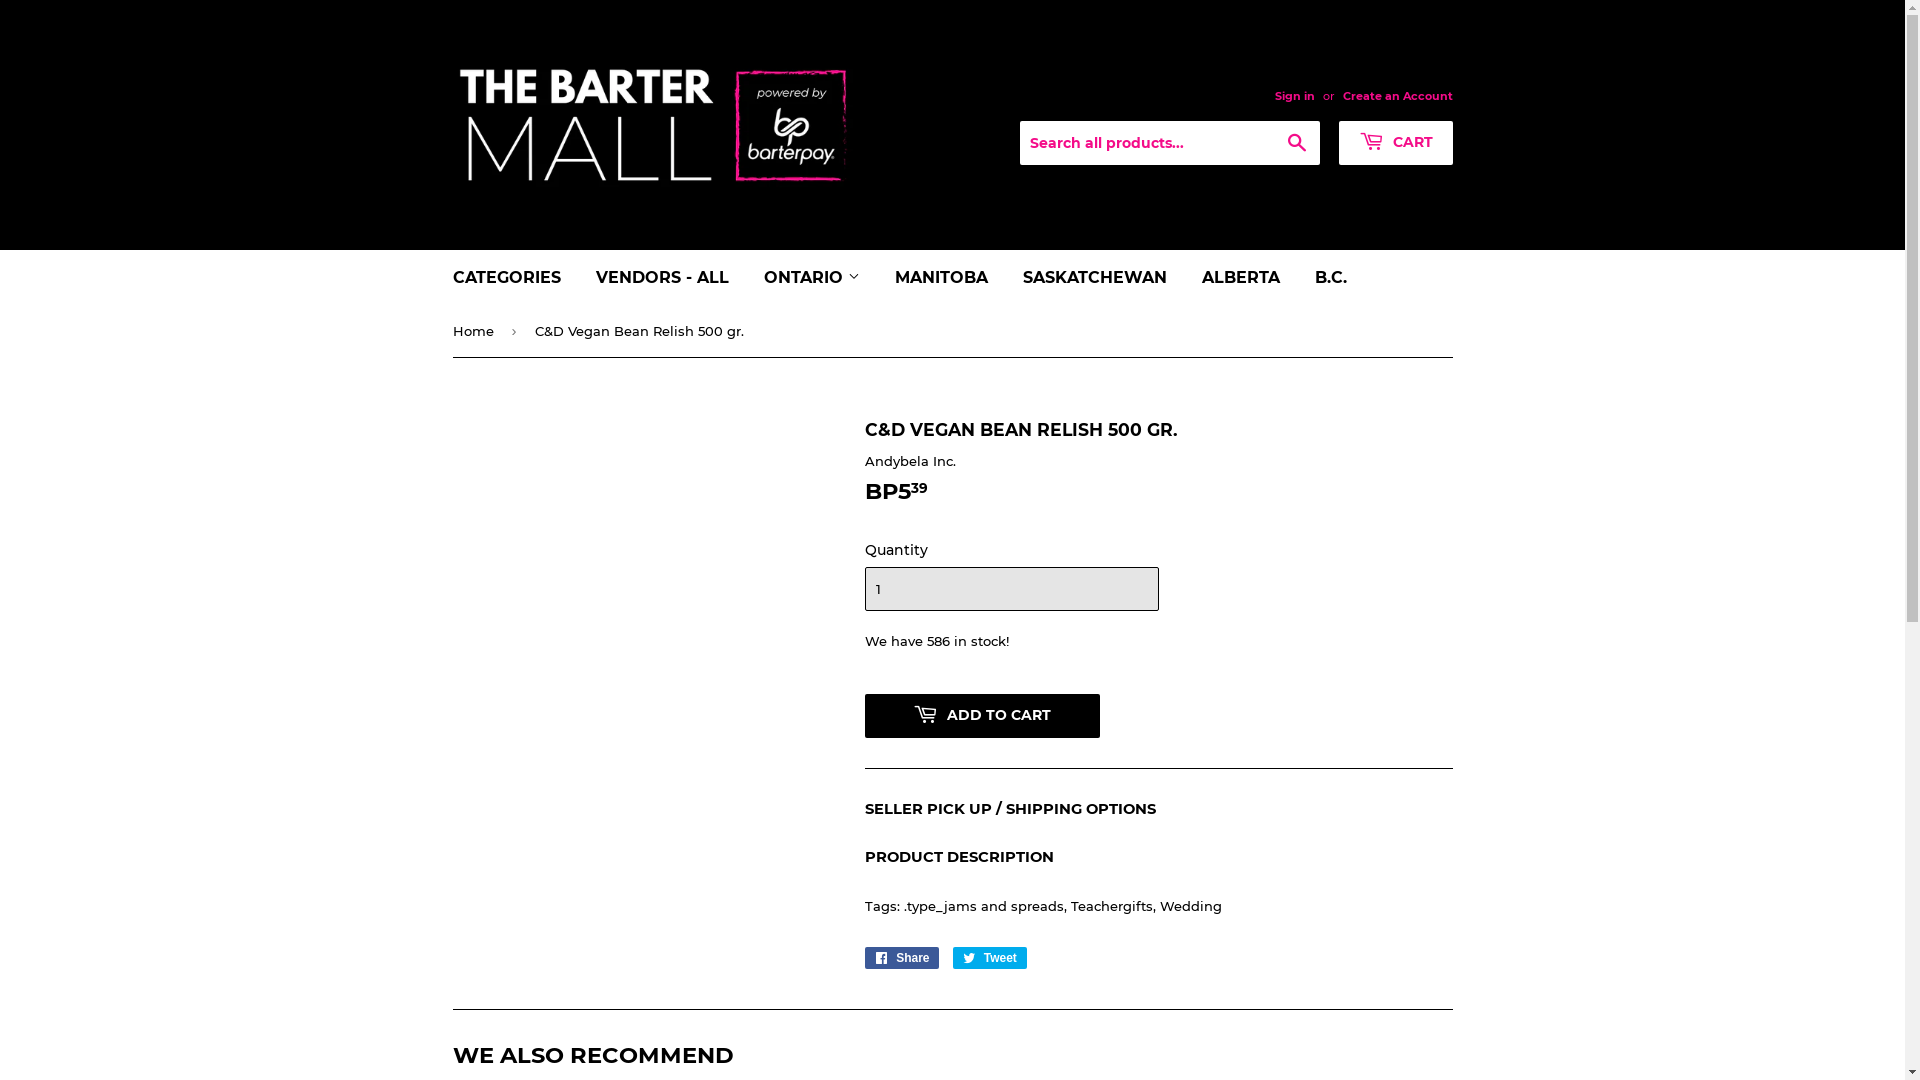  Describe the element at coordinates (1294, 96) in the screenshot. I see `'Sign in'` at that location.